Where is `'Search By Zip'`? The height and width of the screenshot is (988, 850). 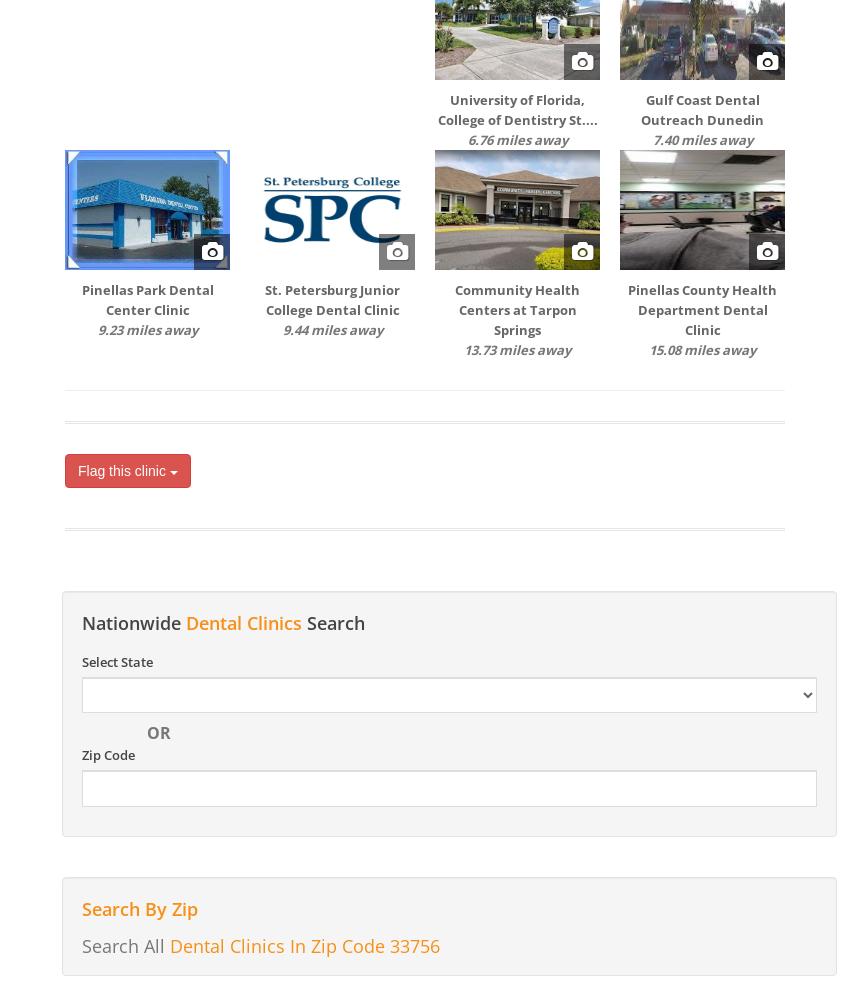 'Search By Zip' is located at coordinates (139, 907).